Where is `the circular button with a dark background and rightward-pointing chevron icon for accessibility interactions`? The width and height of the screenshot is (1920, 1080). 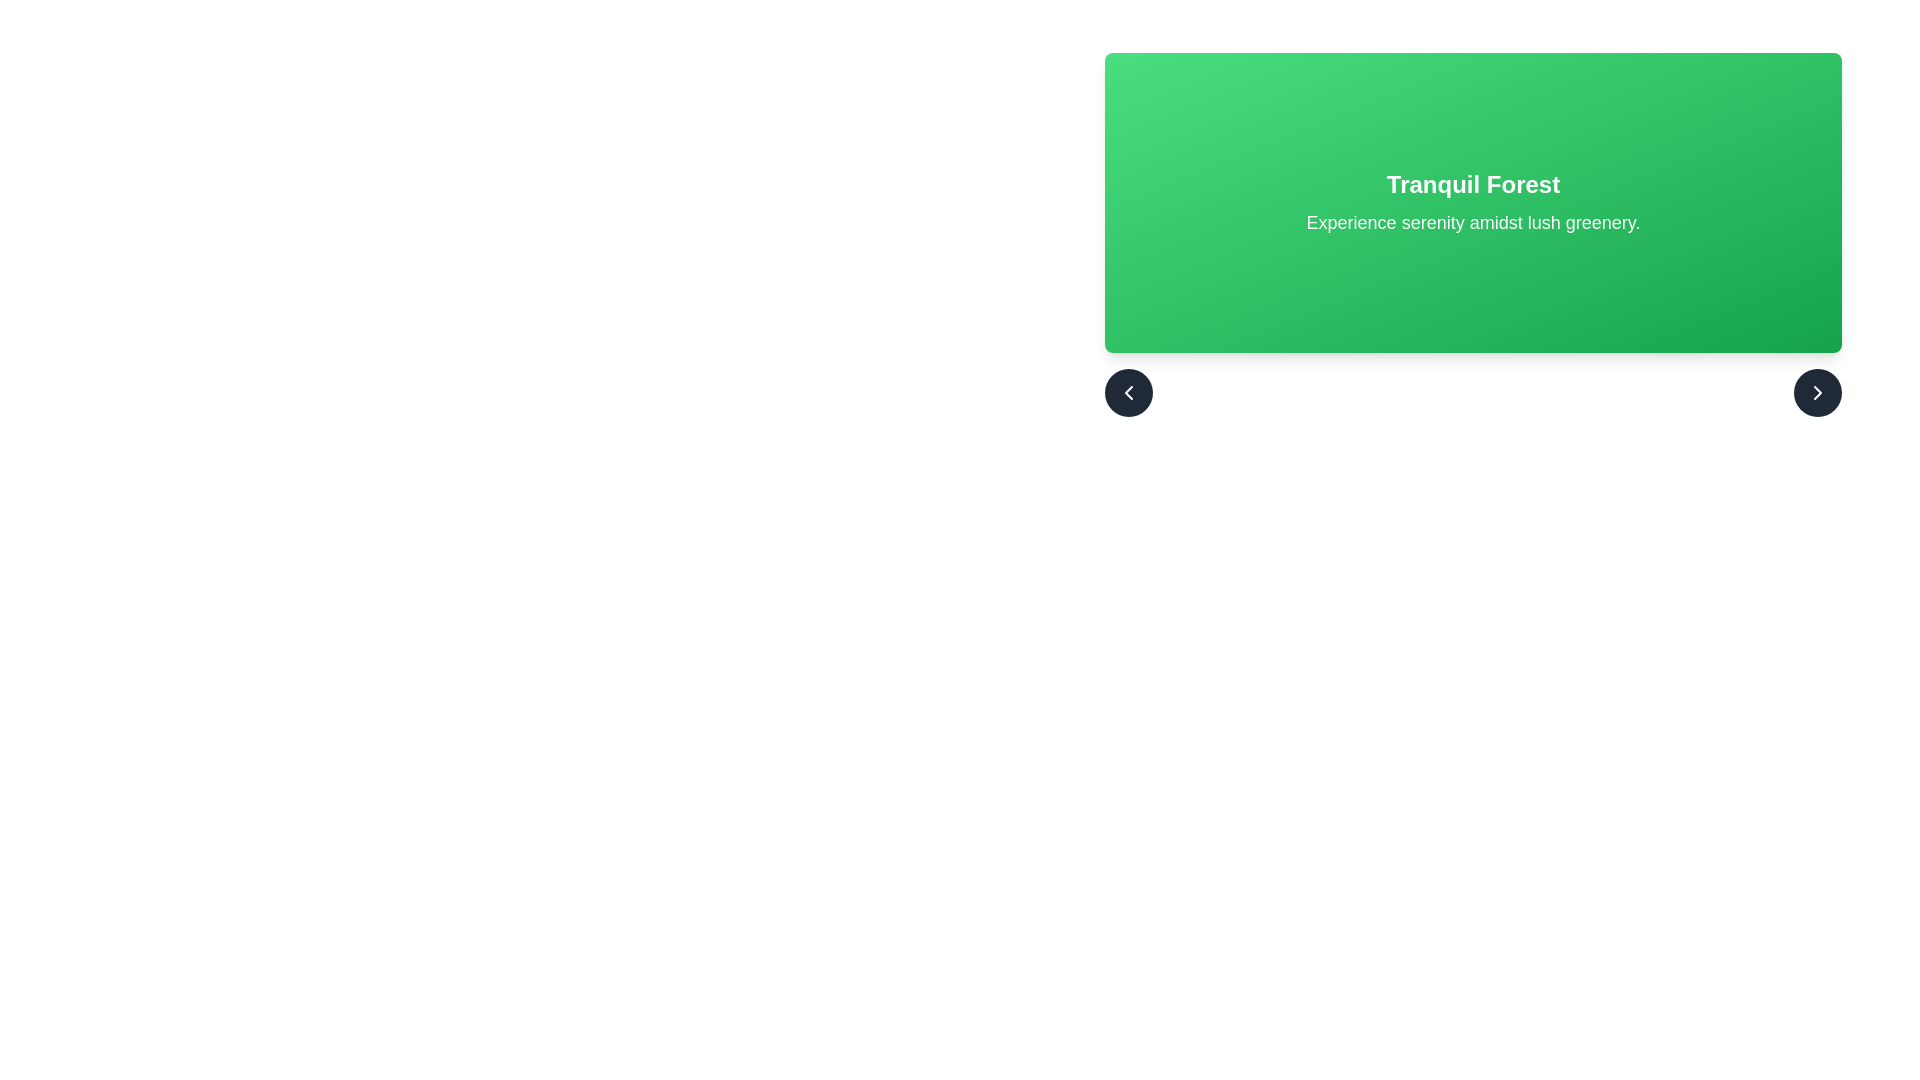
the circular button with a dark background and rightward-pointing chevron icon for accessibility interactions is located at coordinates (1818, 393).